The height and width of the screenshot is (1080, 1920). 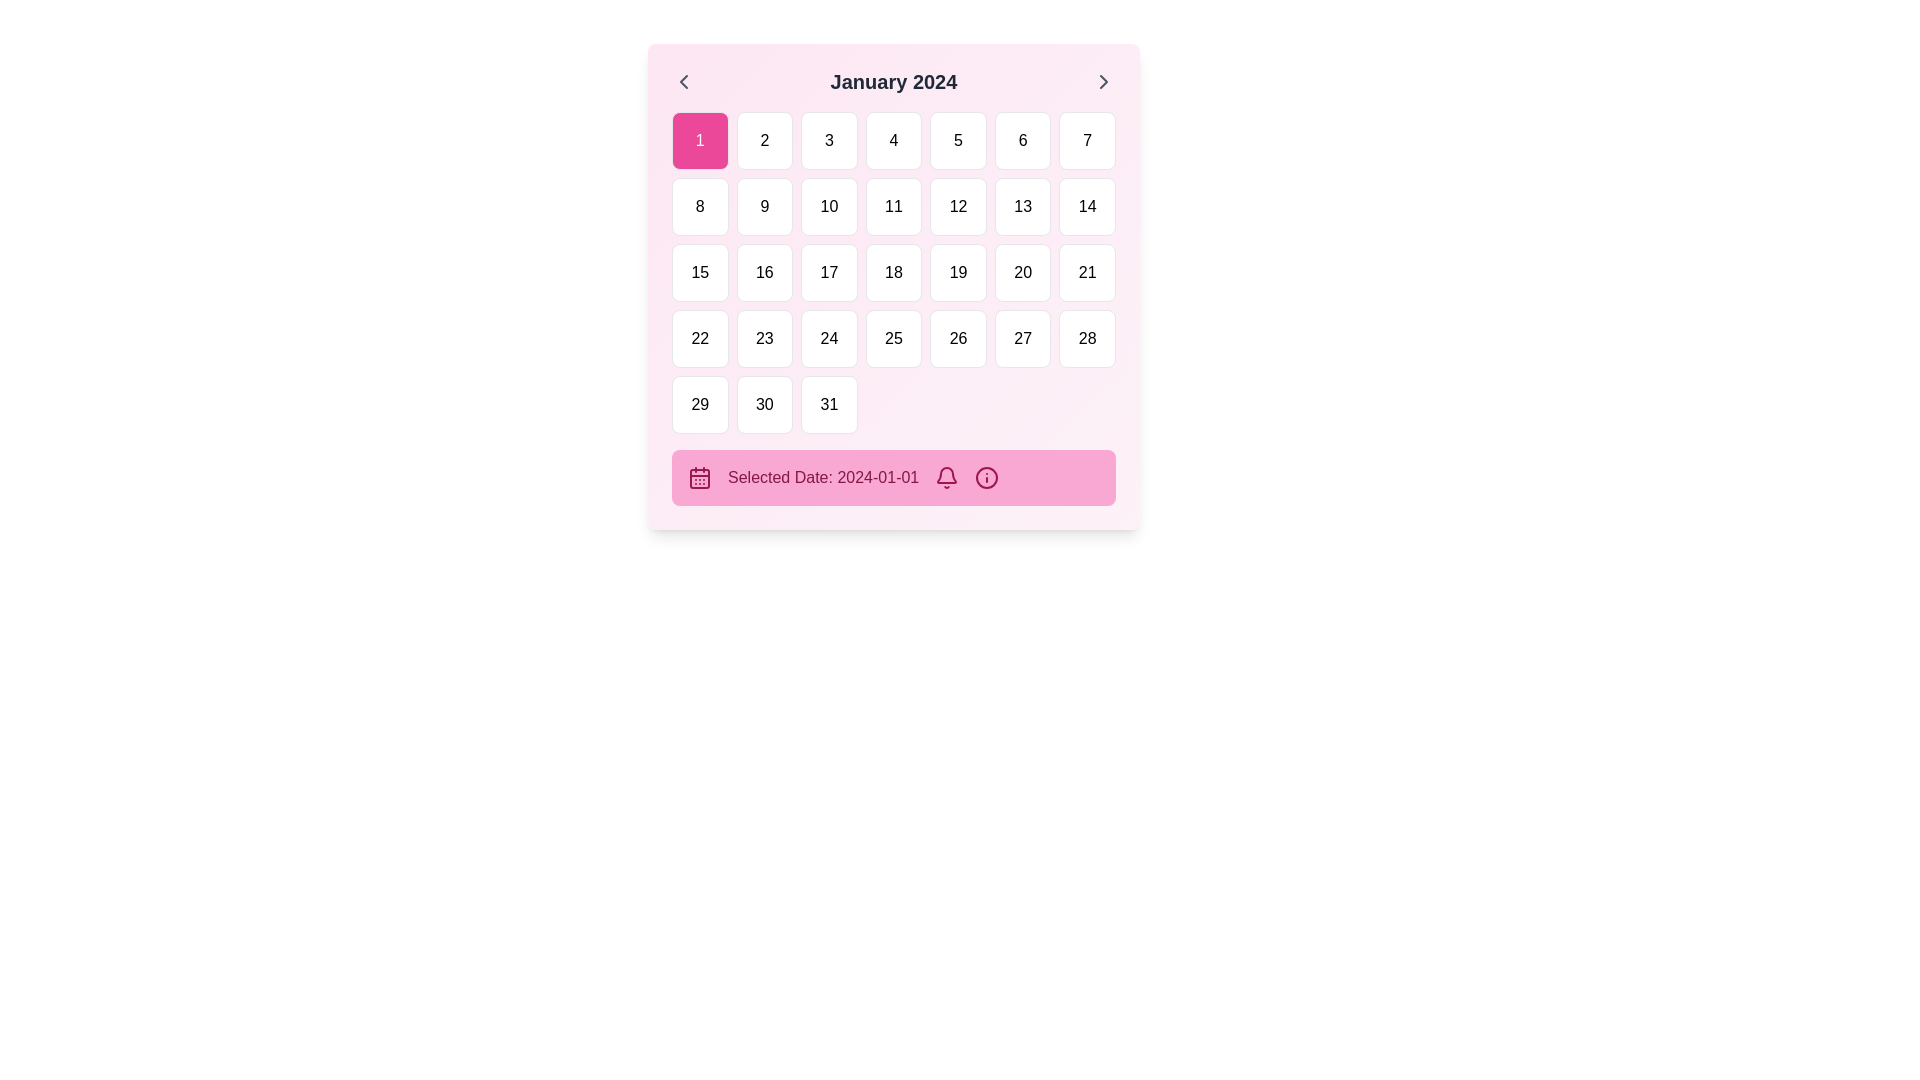 I want to click on the square tile button displaying the centered black text '27', so click(x=1023, y=338).